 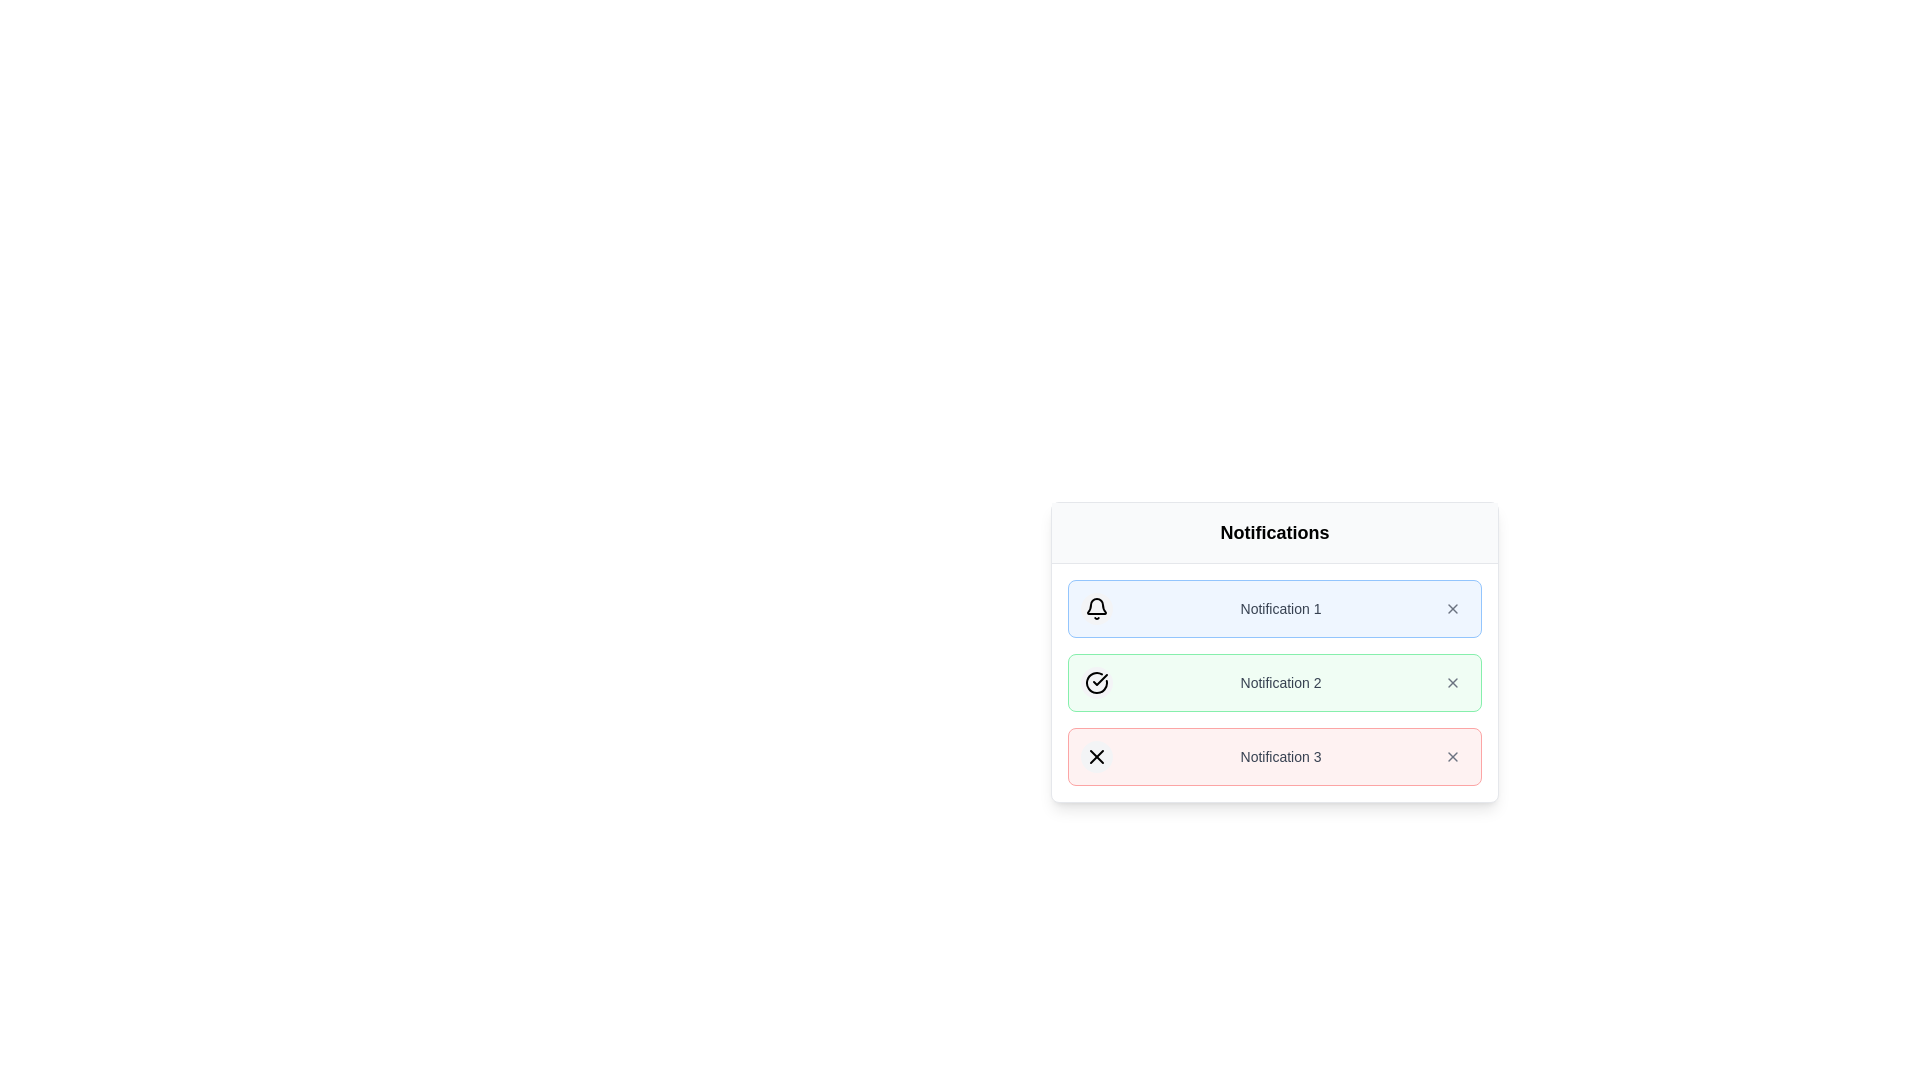 What do you see at coordinates (1281, 756) in the screenshot?
I see `the text label in the third notification card that indicates the content or purpose of the notification, located centrally within the card` at bounding box center [1281, 756].